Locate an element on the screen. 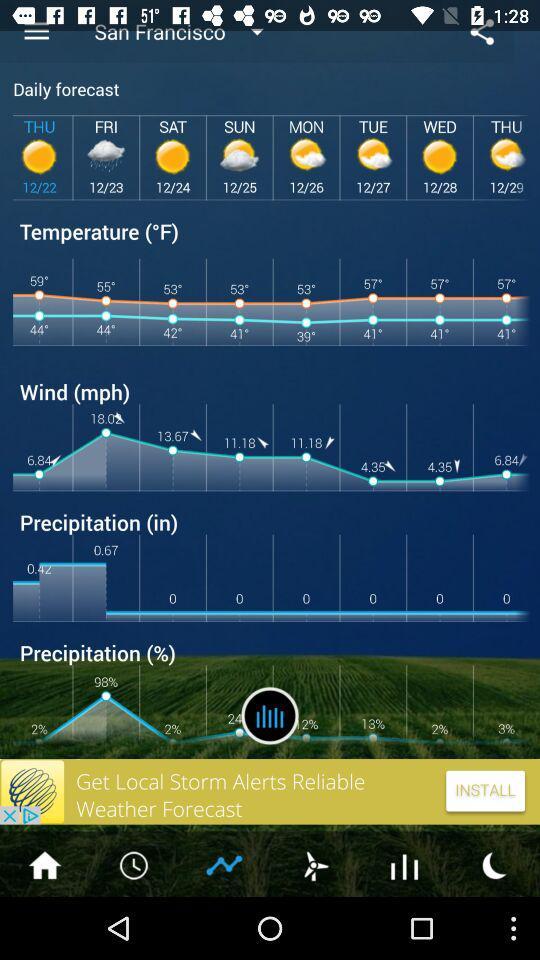 The width and height of the screenshot is (540, 960). the weather icon is located at coordinates (494, 925).